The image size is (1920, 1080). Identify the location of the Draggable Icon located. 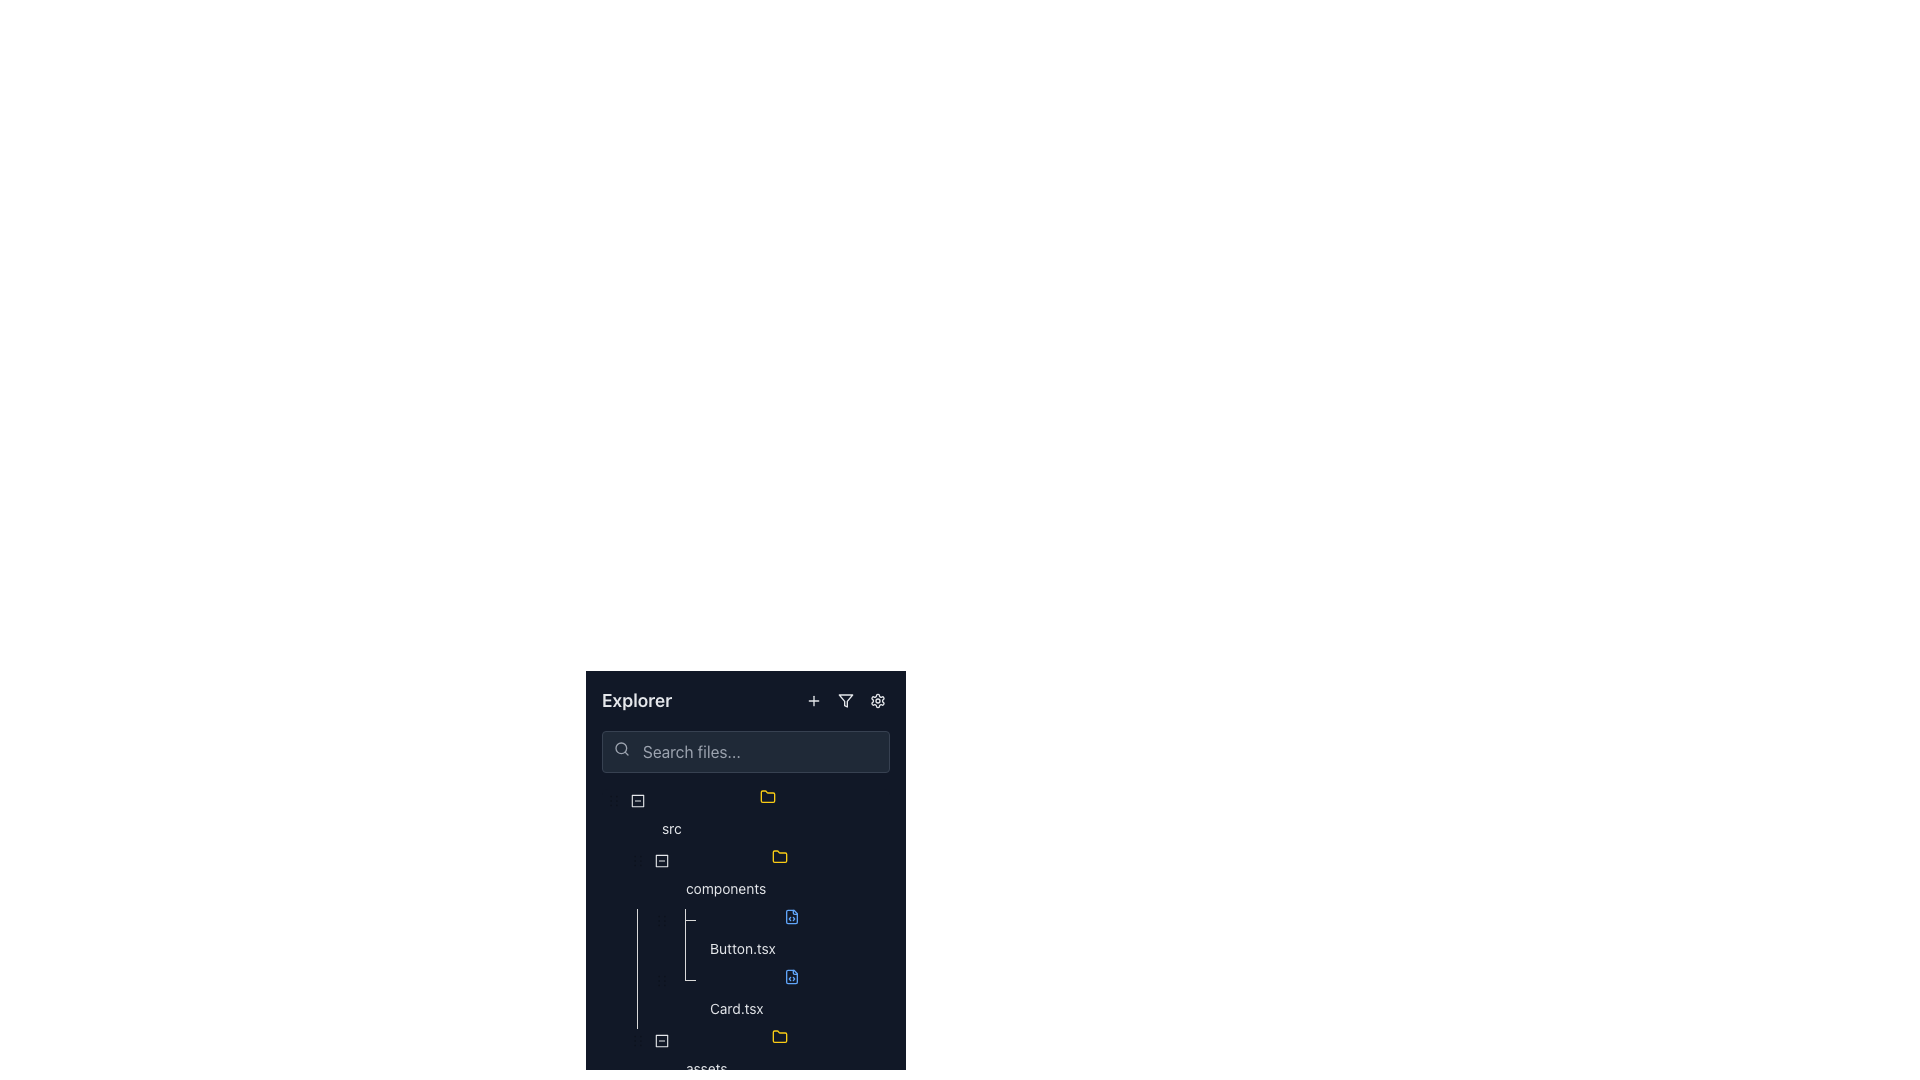
(613, 800).